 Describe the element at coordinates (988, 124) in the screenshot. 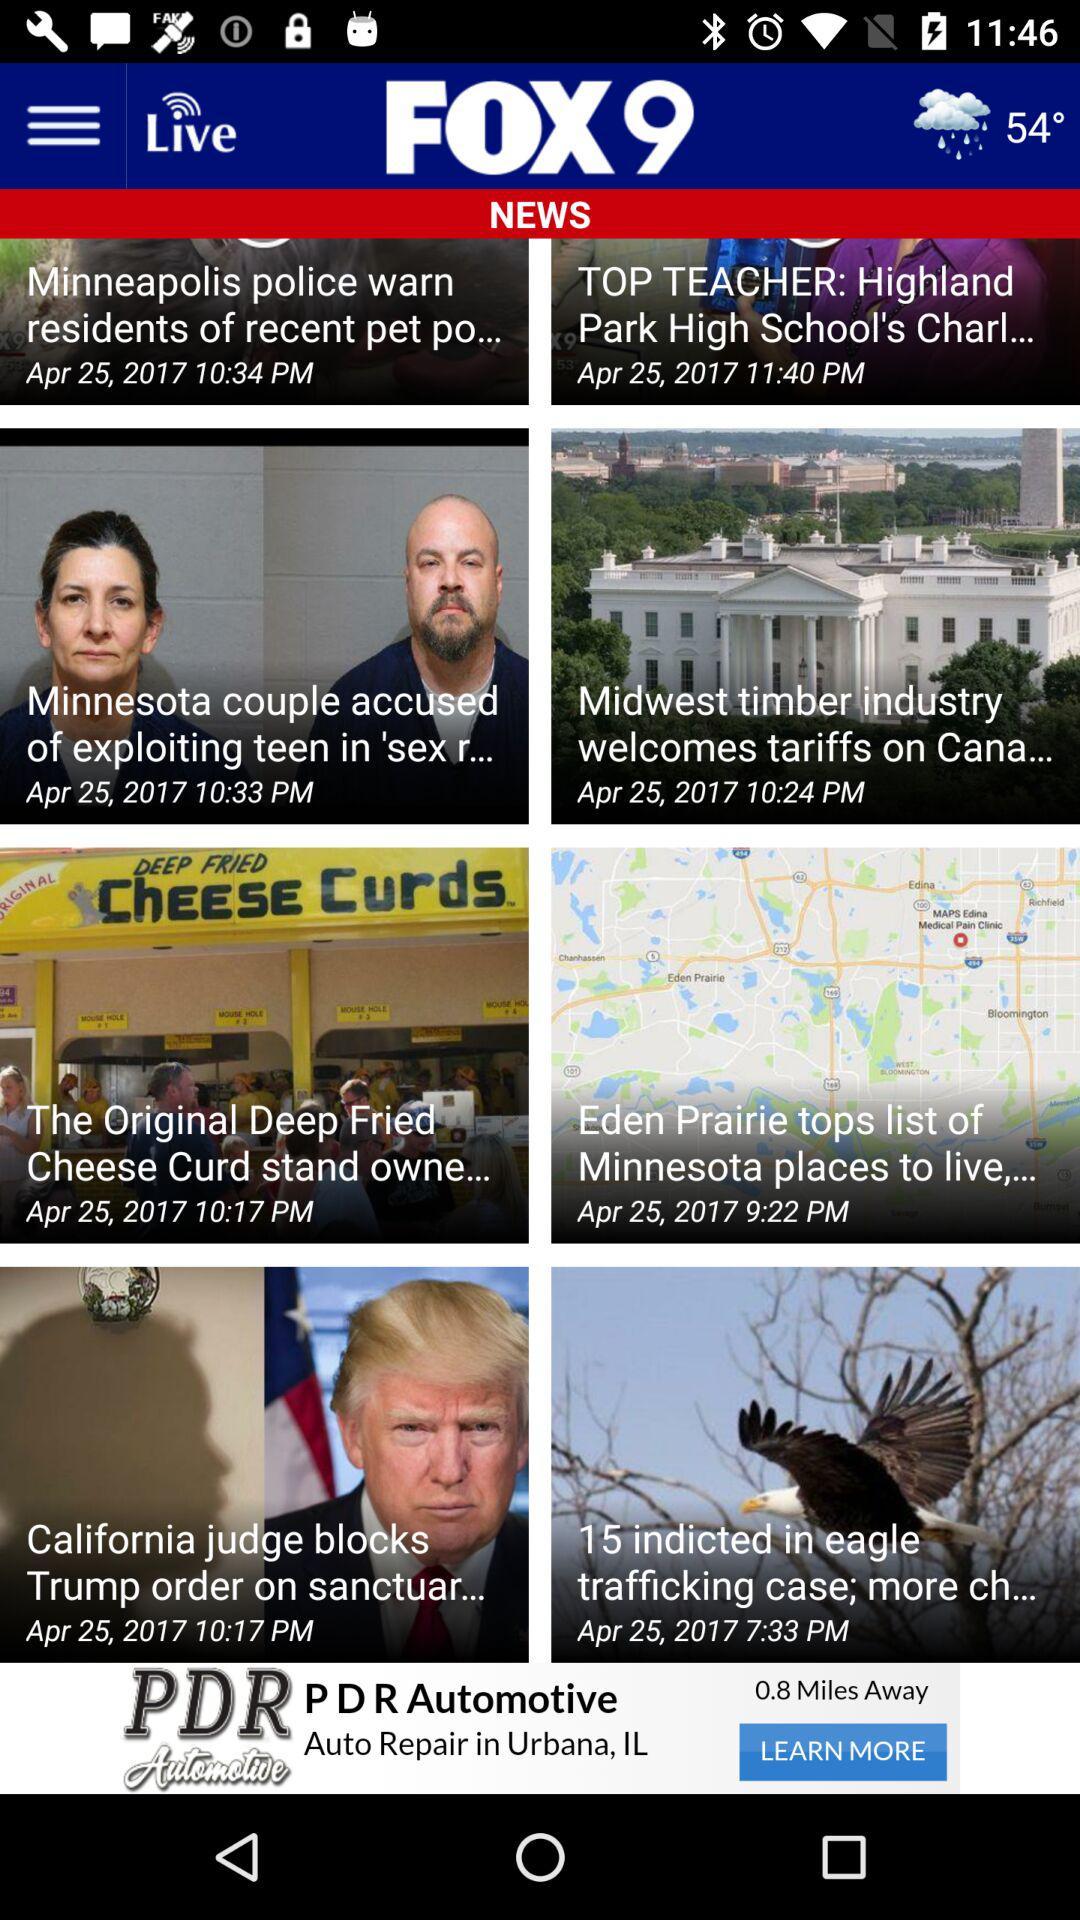

I see `the weather icon` at that location.